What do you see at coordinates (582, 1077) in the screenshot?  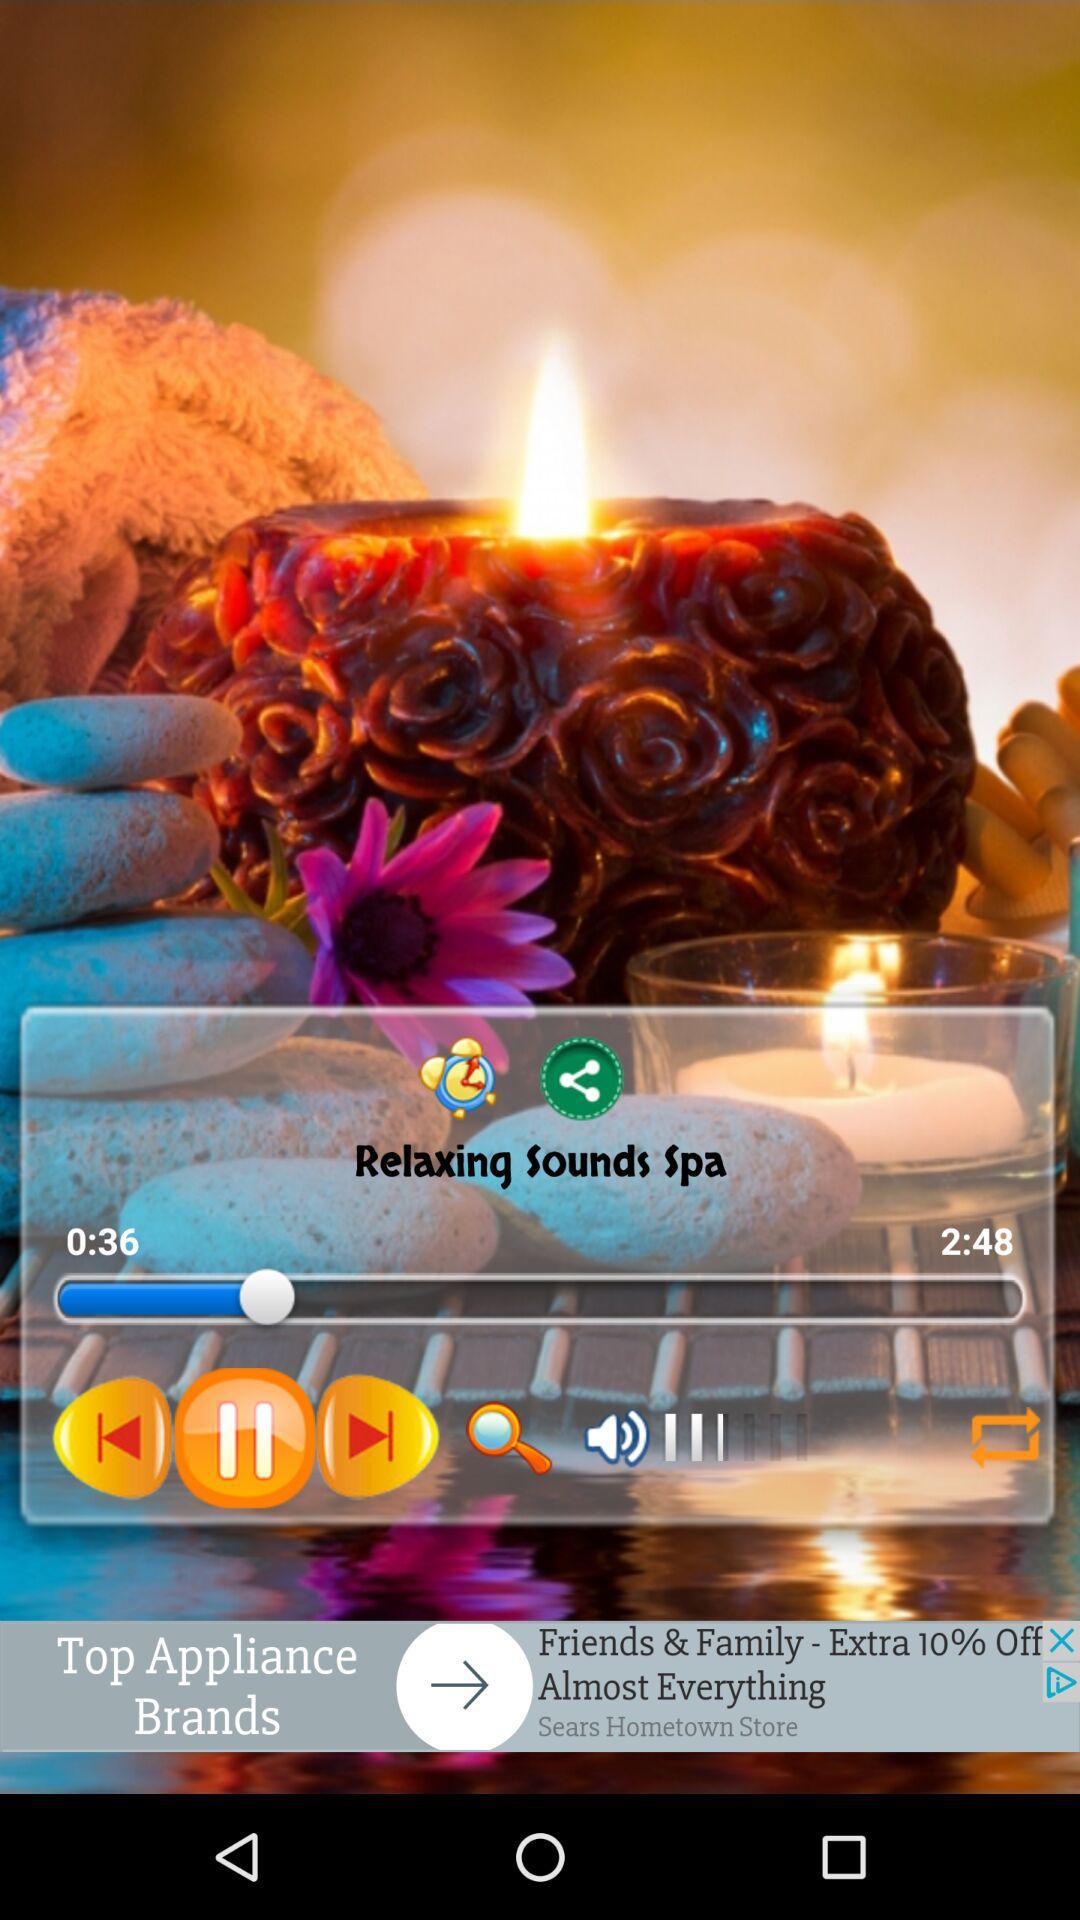 I see `share page` at bounding box center [582, 1077].